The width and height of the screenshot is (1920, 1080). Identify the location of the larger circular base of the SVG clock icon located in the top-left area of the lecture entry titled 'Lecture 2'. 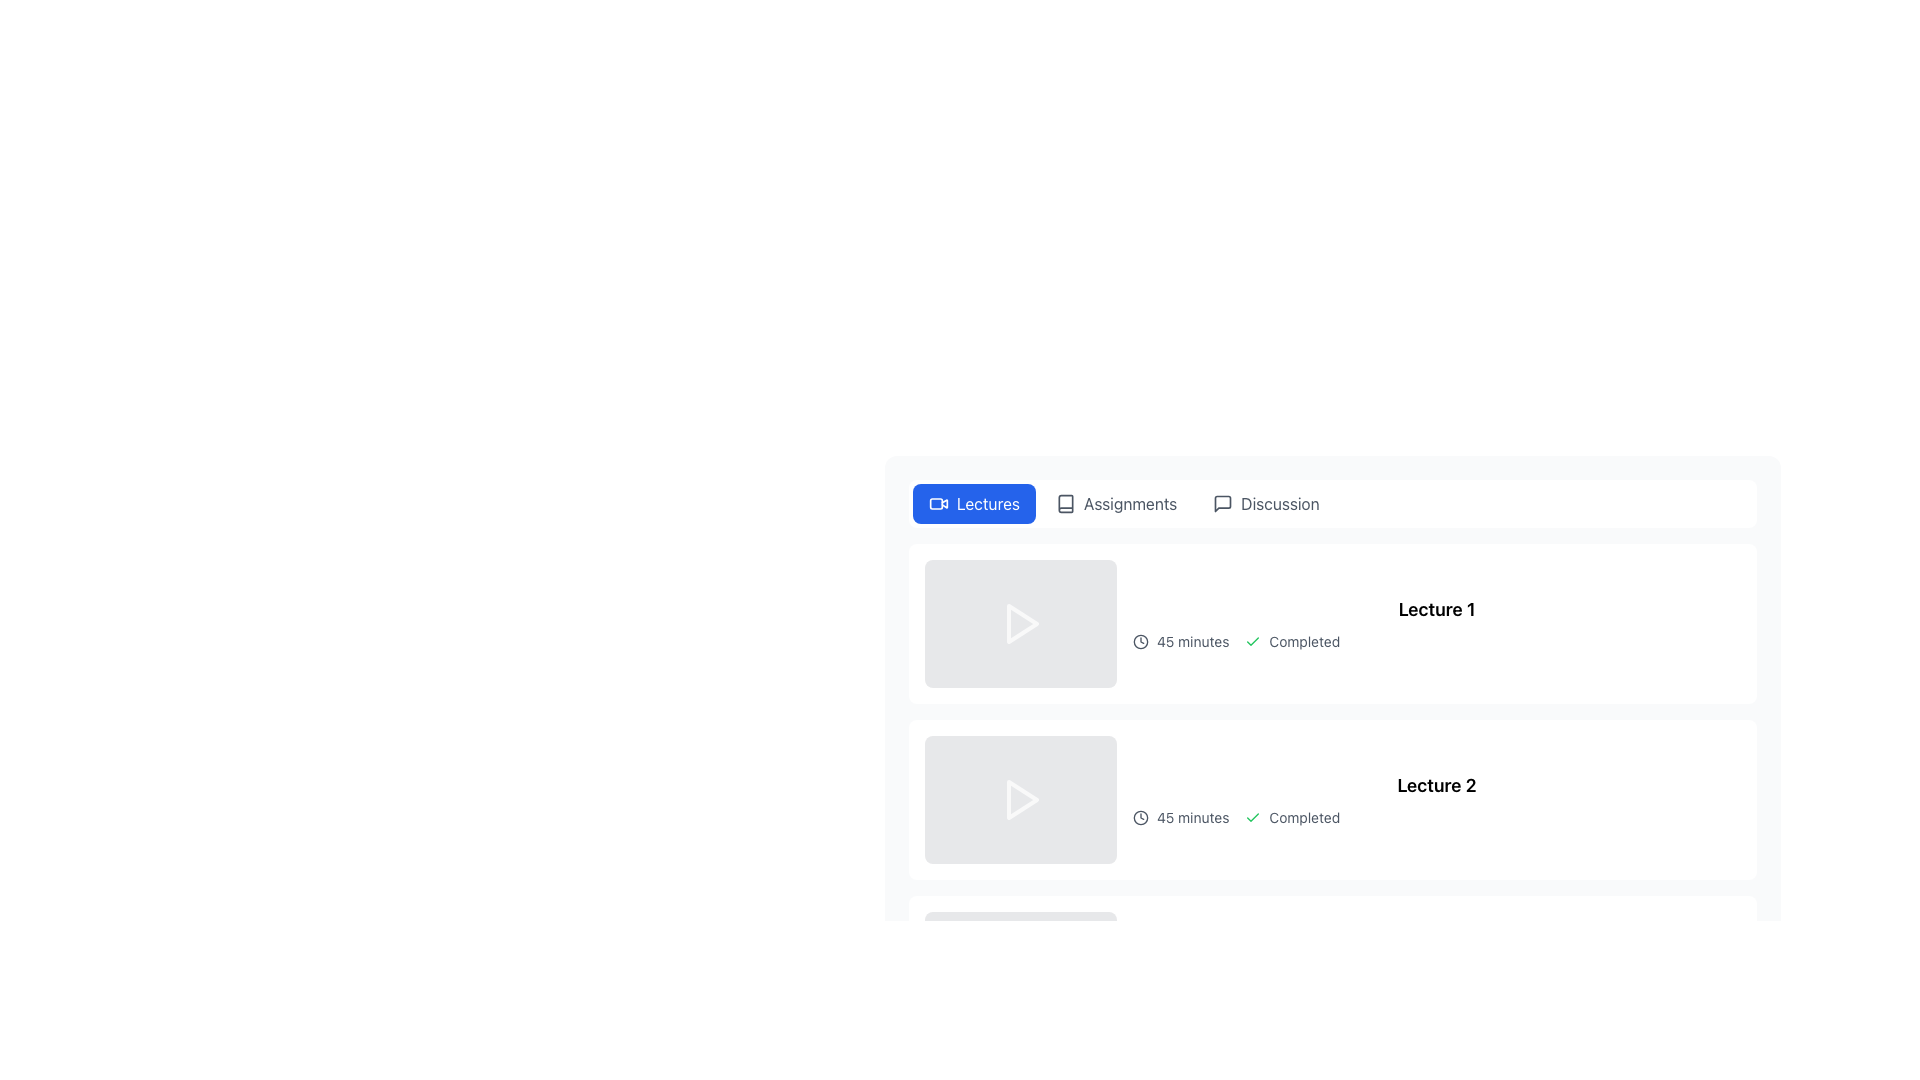
(1141, 641).